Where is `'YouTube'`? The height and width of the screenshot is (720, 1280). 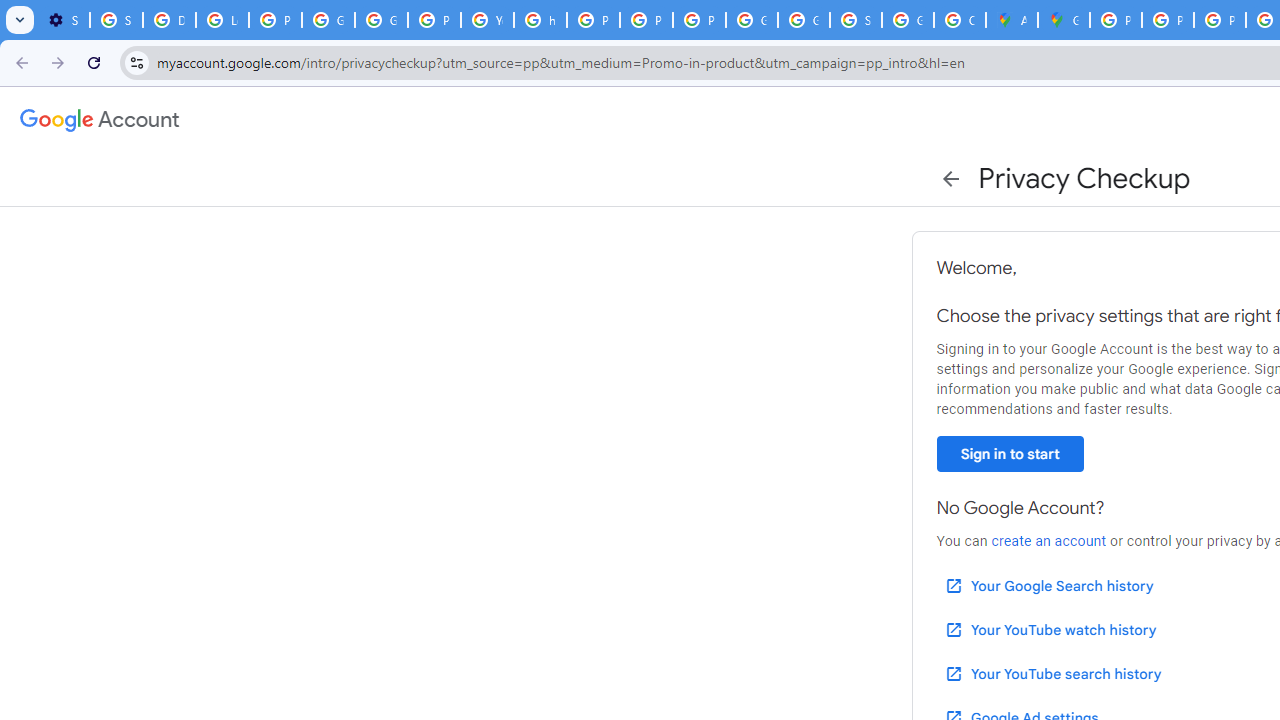
'YouTube' is located at coordinates (487, 20).